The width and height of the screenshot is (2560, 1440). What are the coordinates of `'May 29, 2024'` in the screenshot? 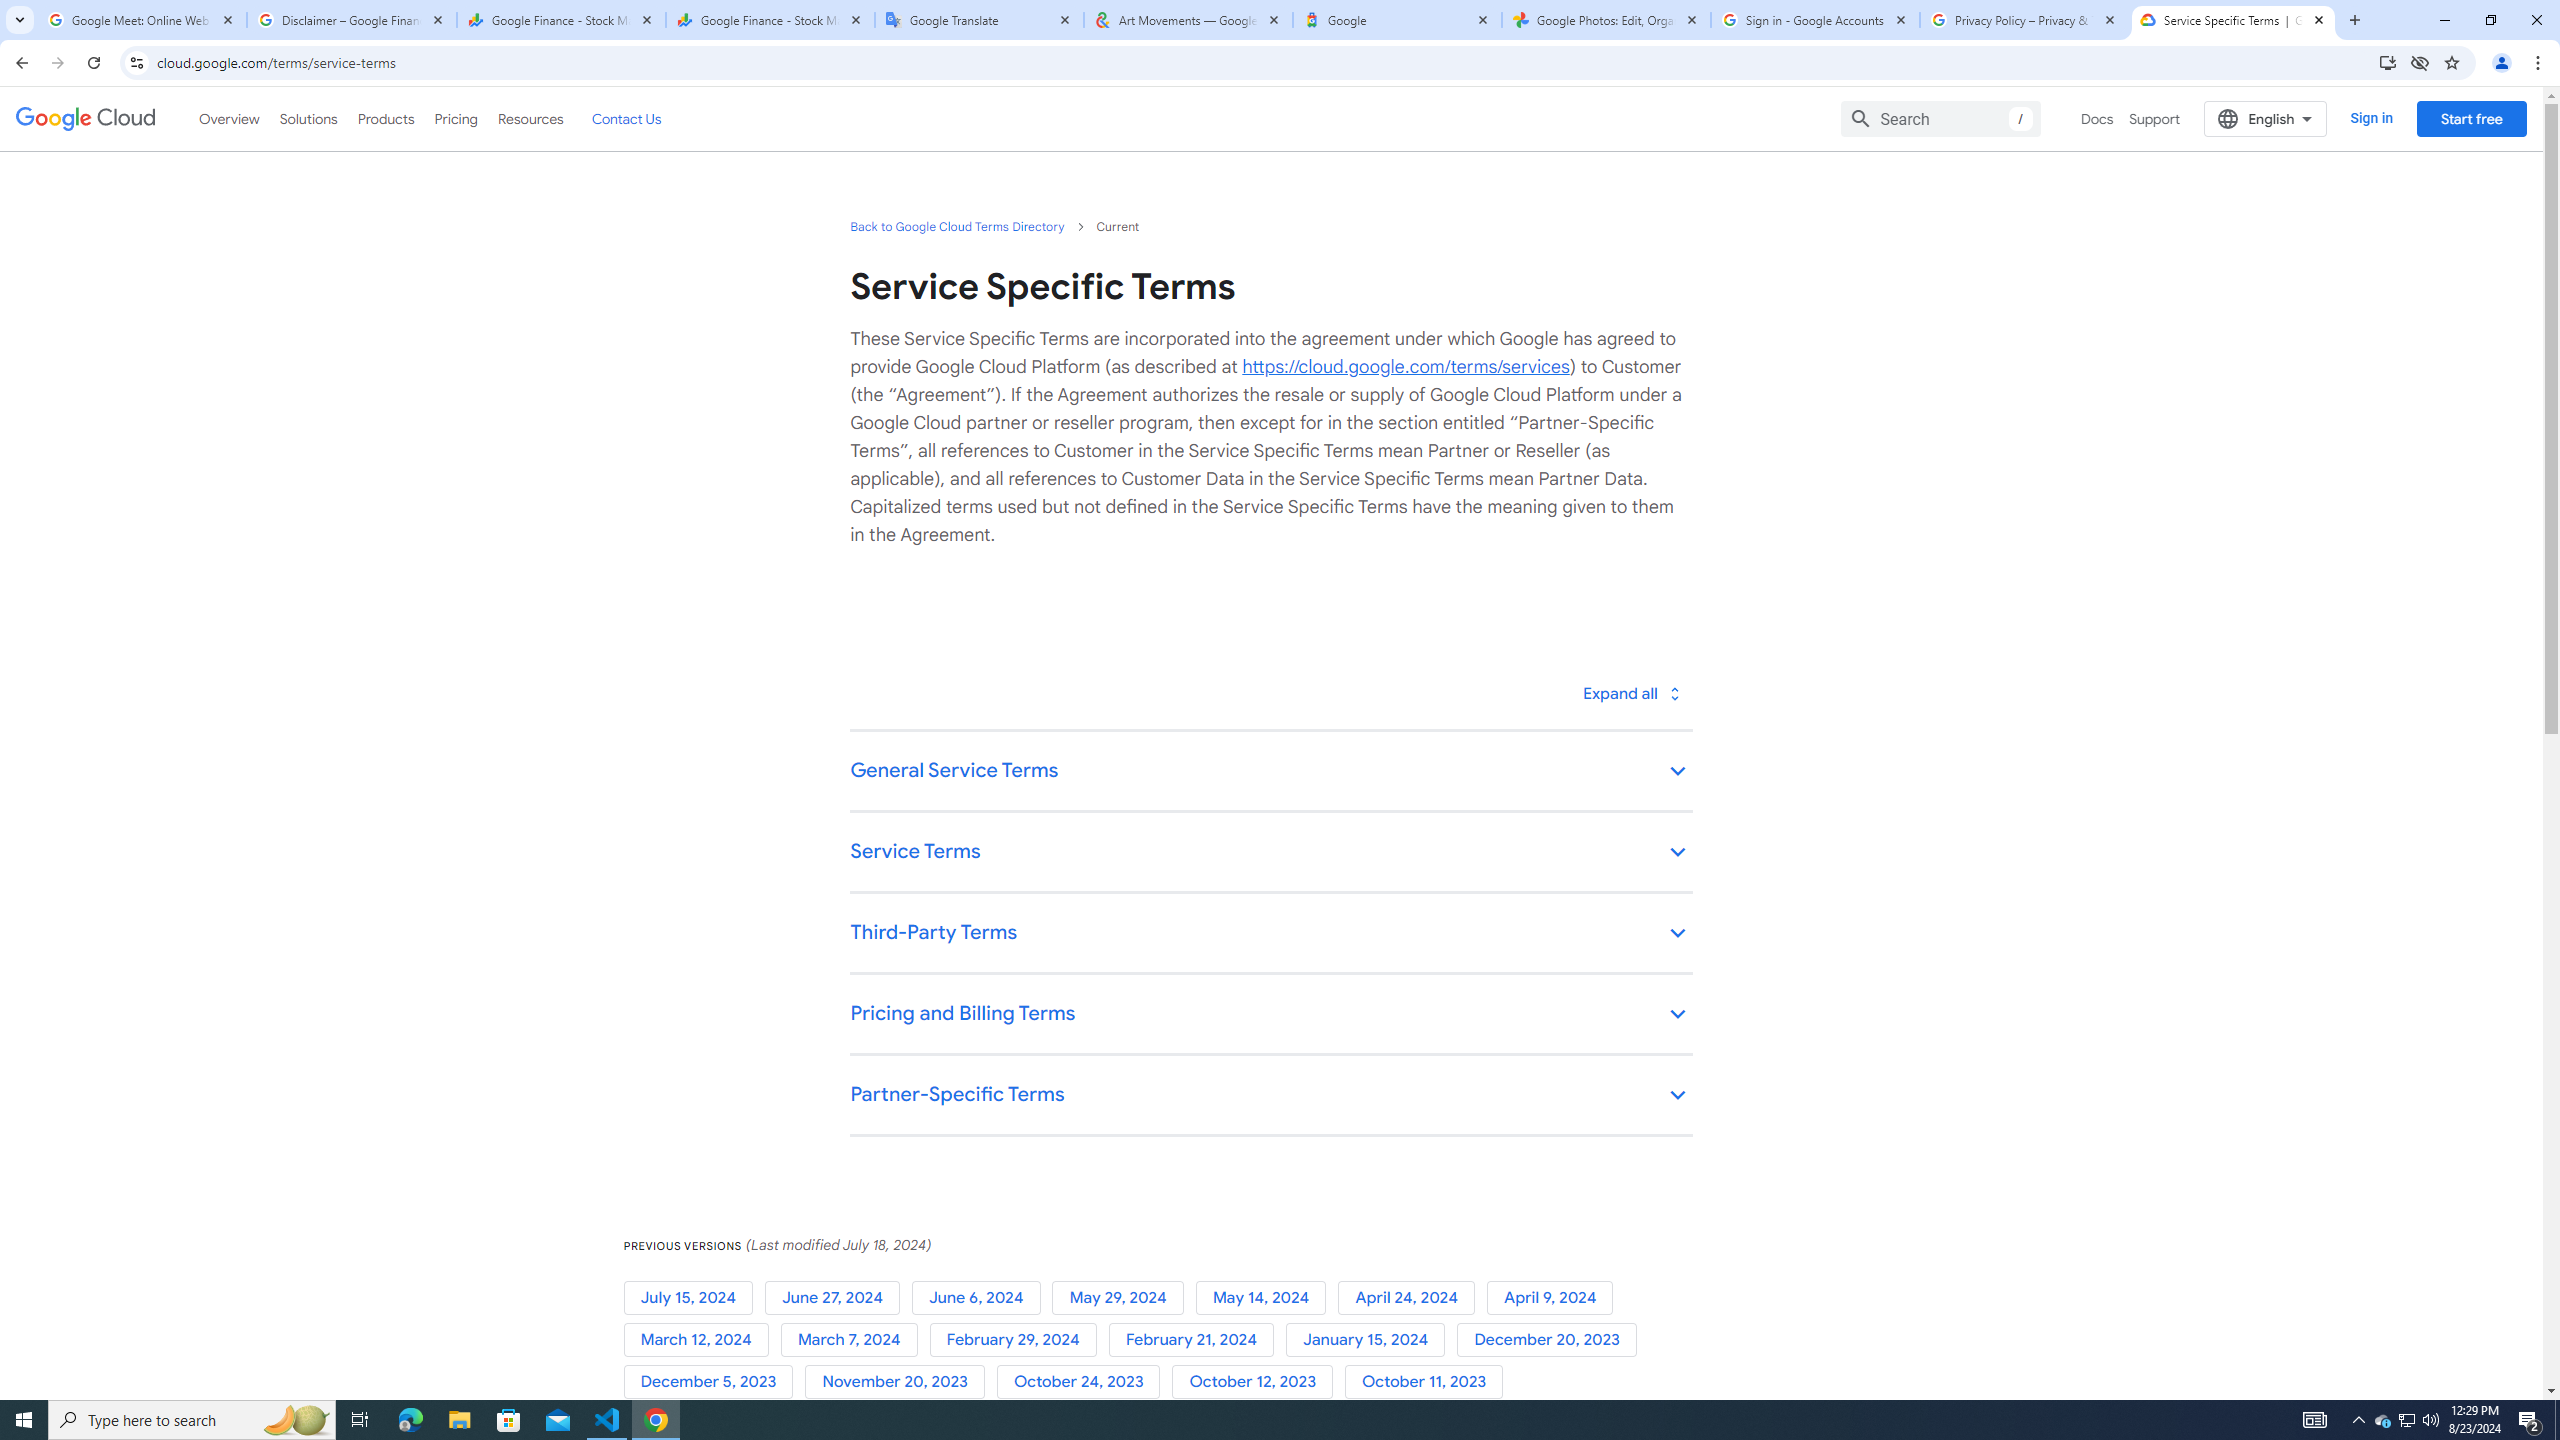 It's located at (1122, 1298).